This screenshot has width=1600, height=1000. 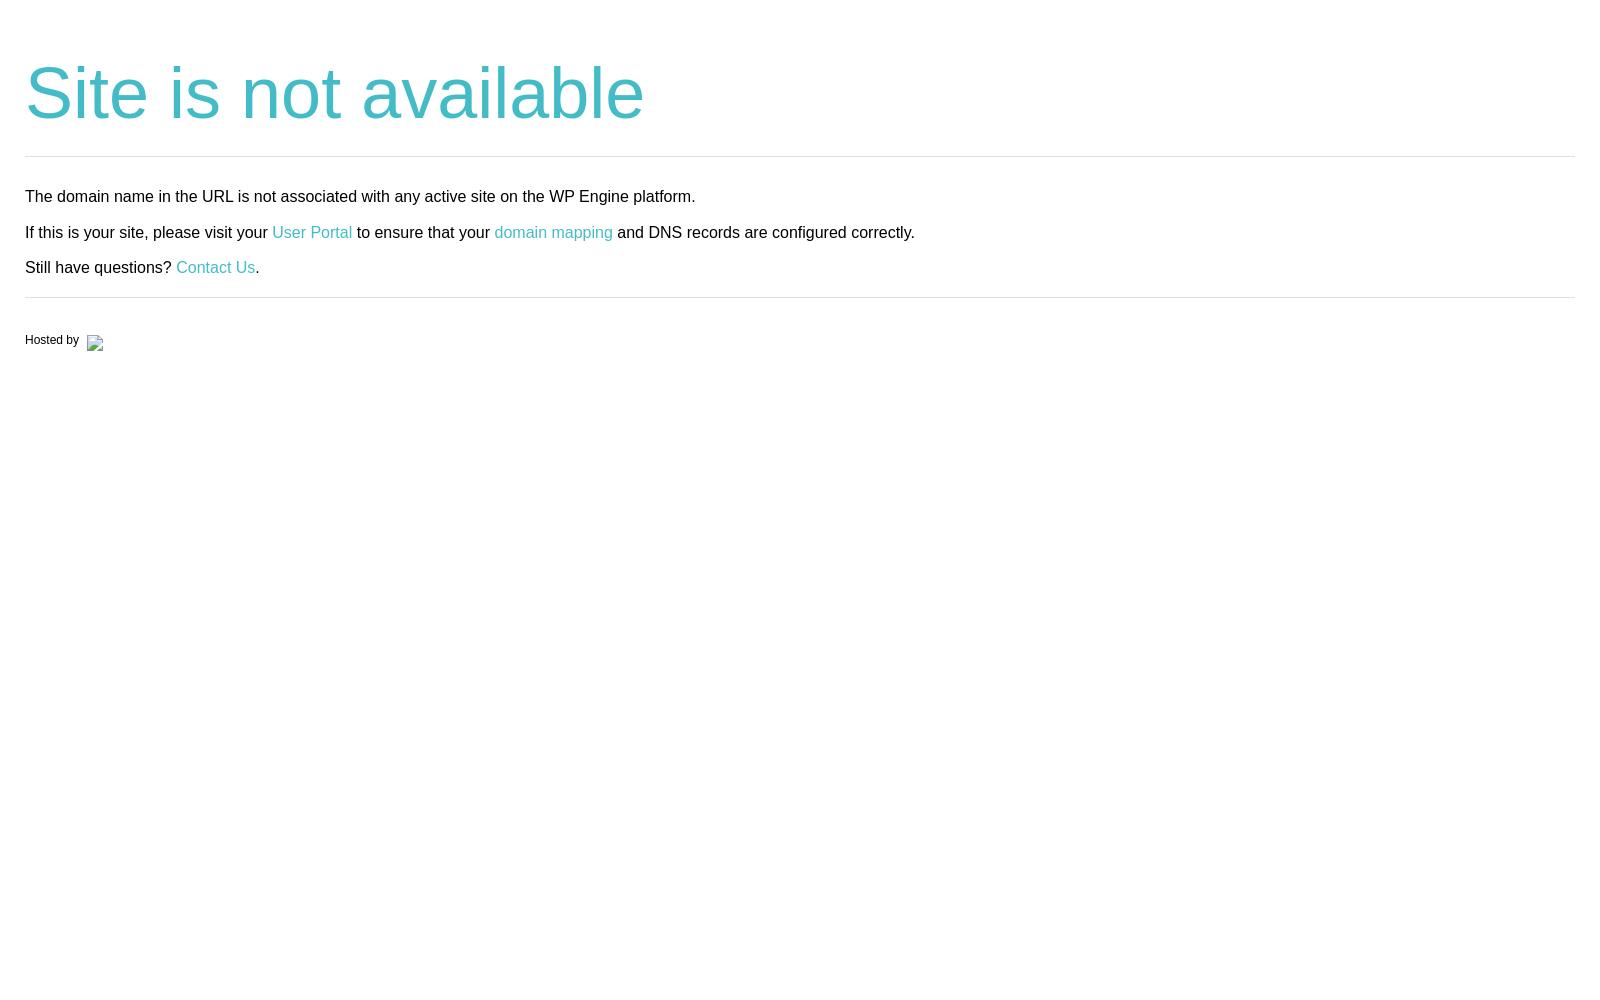 I want to click on 'Hosted by', so click(x=52, y=338).